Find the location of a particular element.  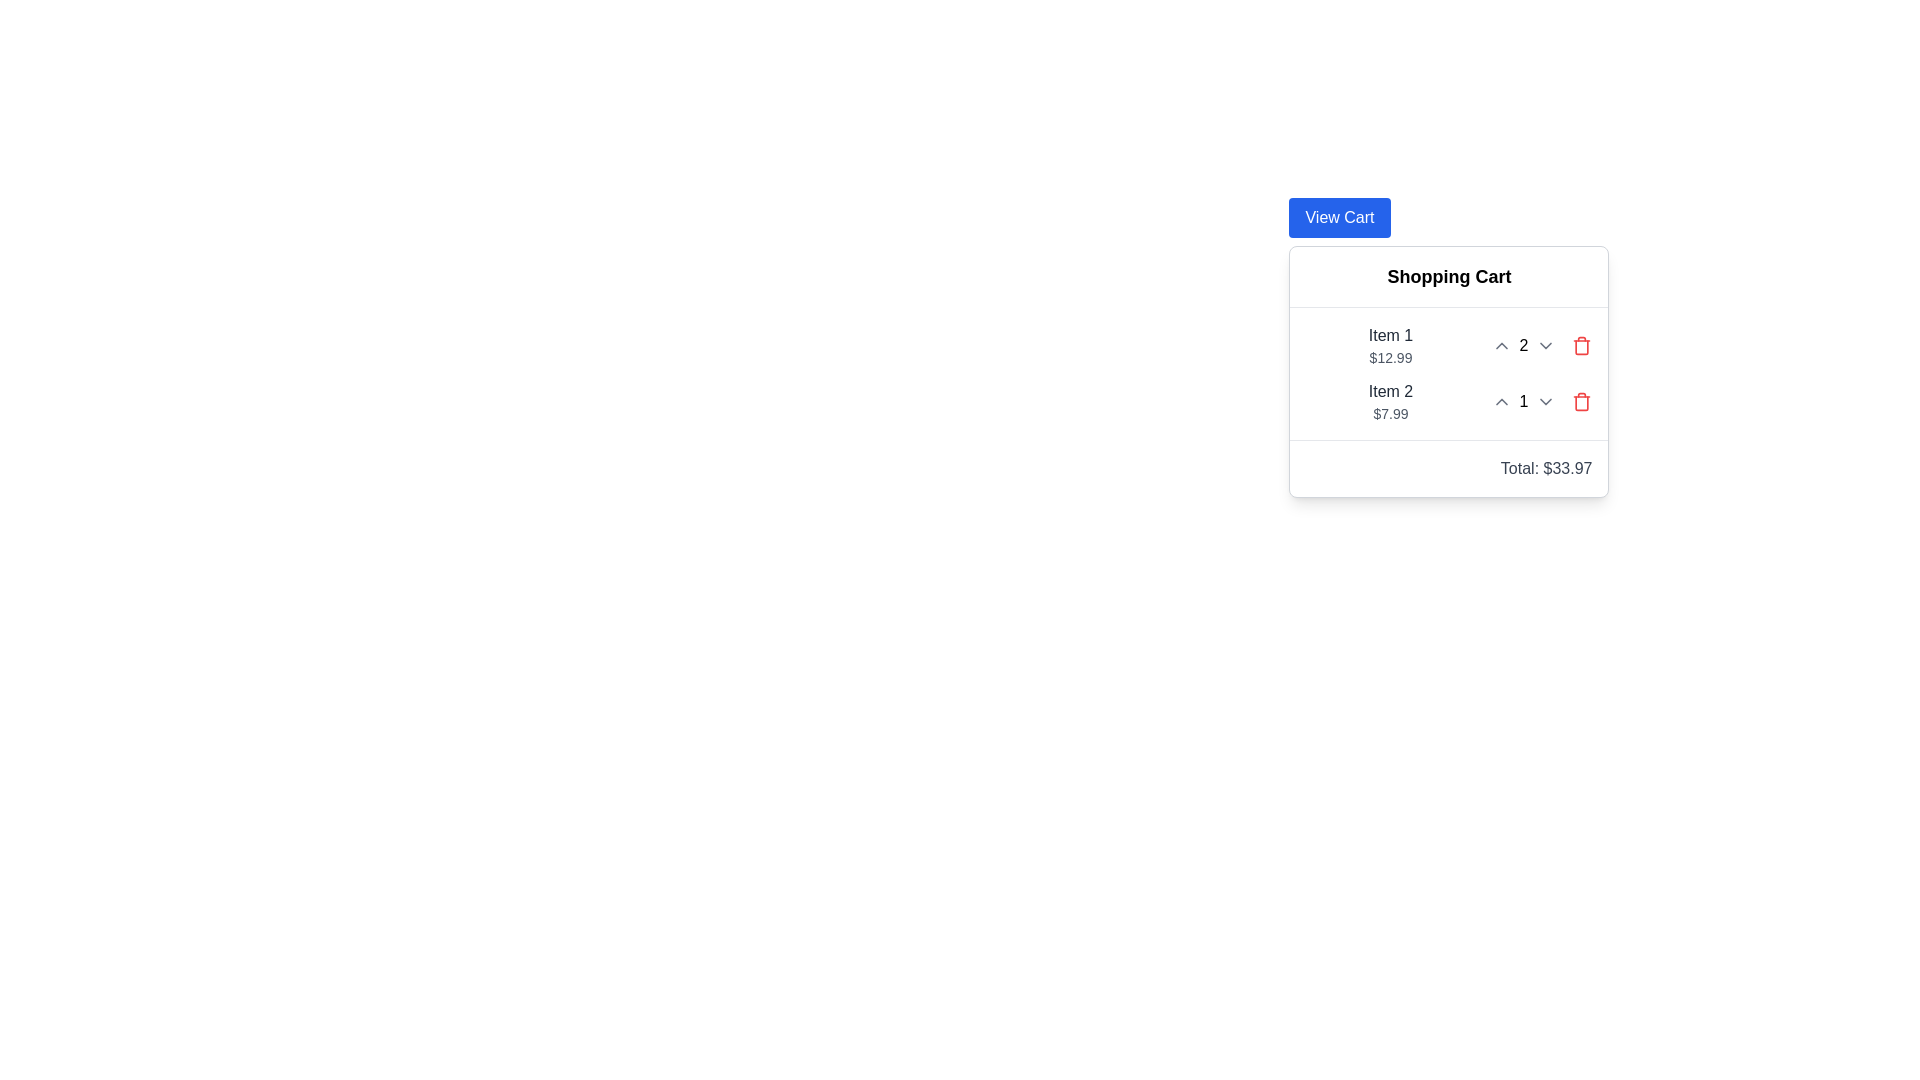

the fourth button in the shopping cart interface to the right of the quantity number '2' is located at coordinates (1545, 345).